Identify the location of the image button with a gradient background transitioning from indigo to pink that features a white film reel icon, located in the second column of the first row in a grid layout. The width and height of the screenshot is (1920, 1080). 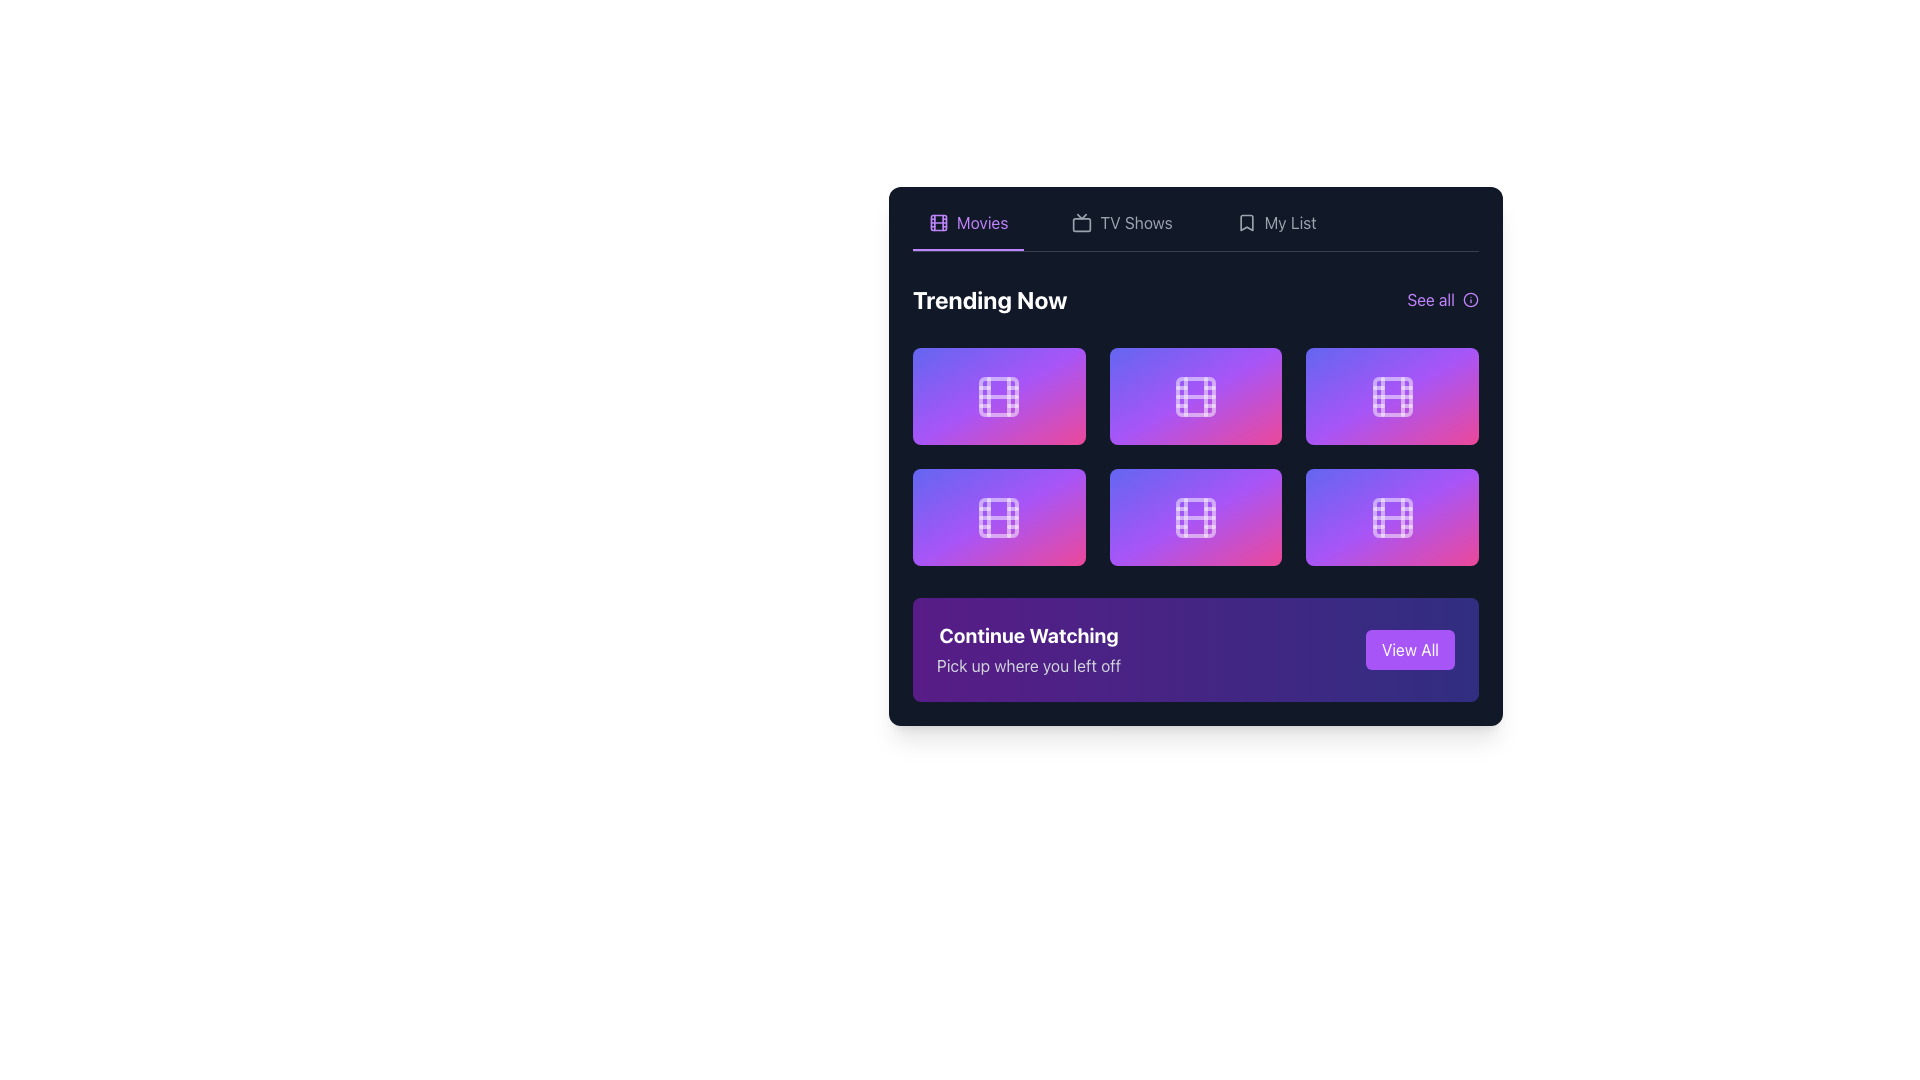
(1195, 396).